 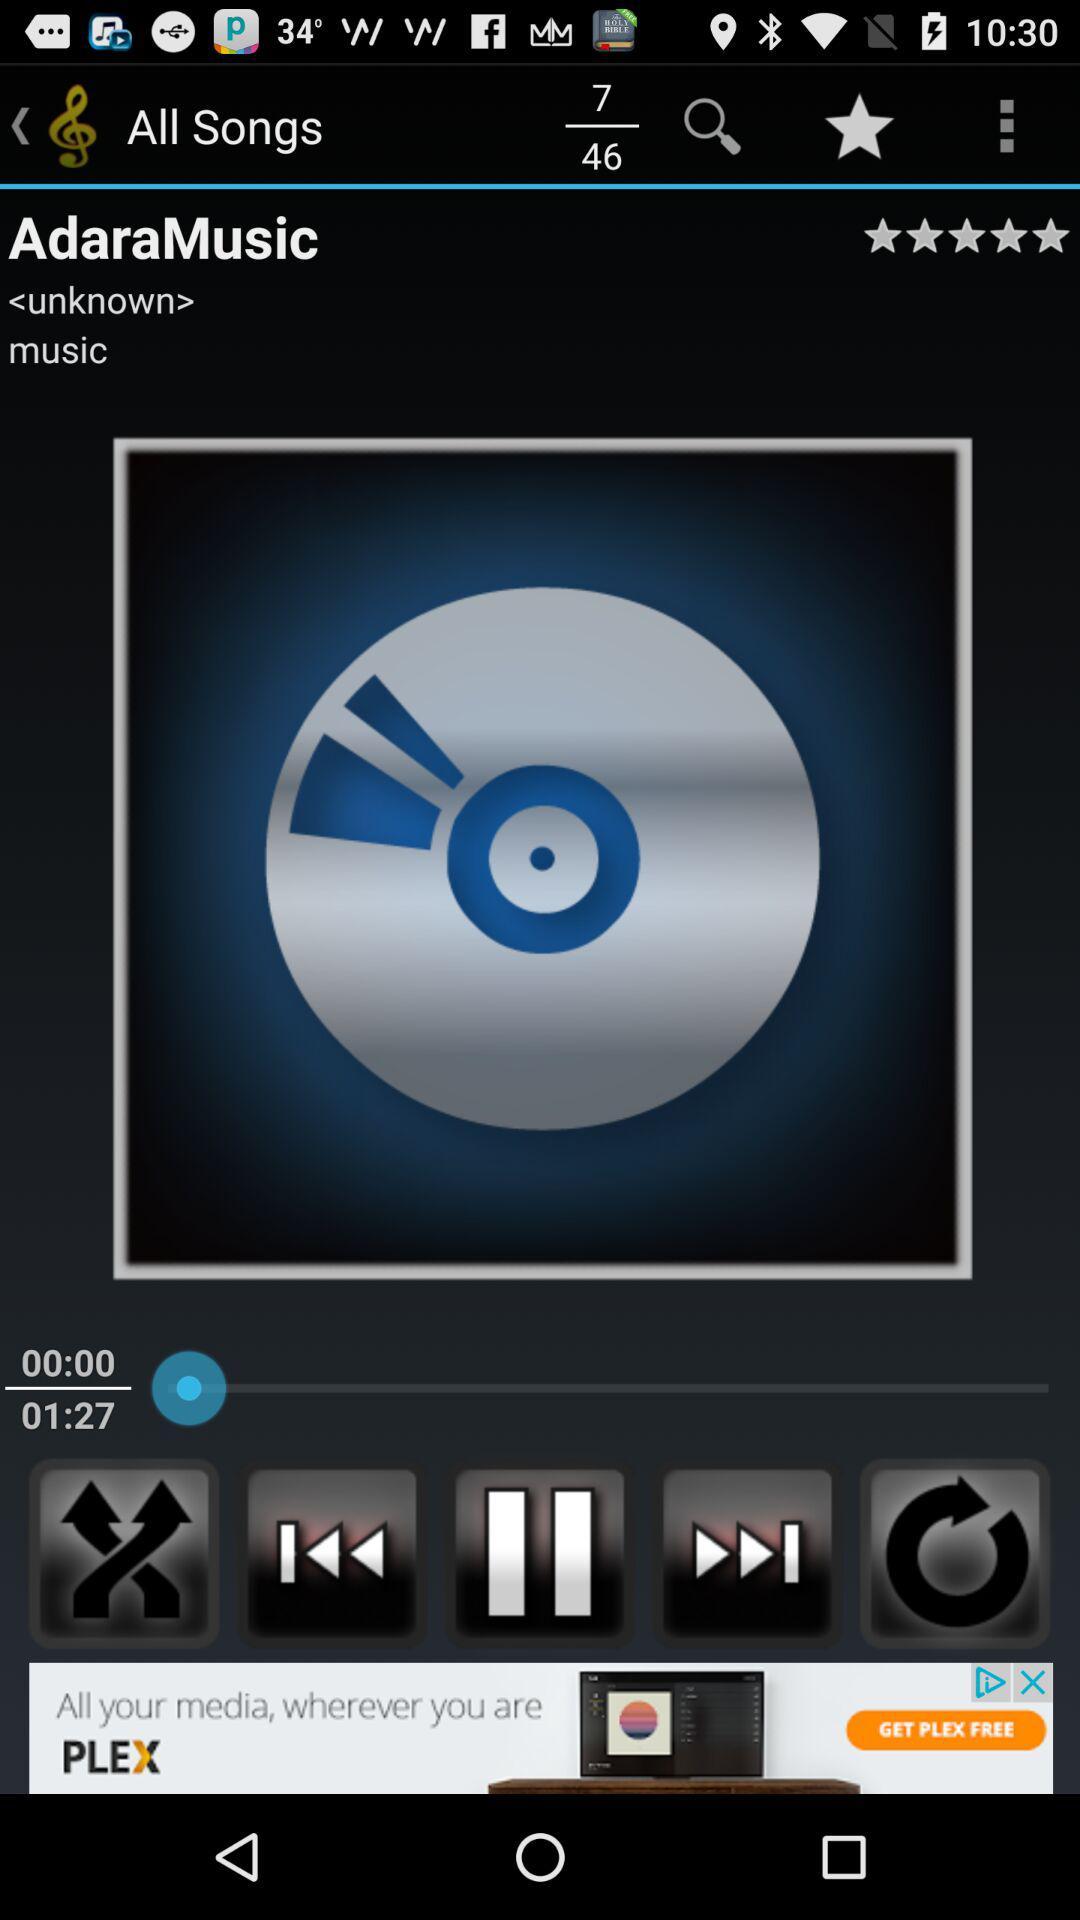 I want to click on the close icon, so click(x=124, y=1662).